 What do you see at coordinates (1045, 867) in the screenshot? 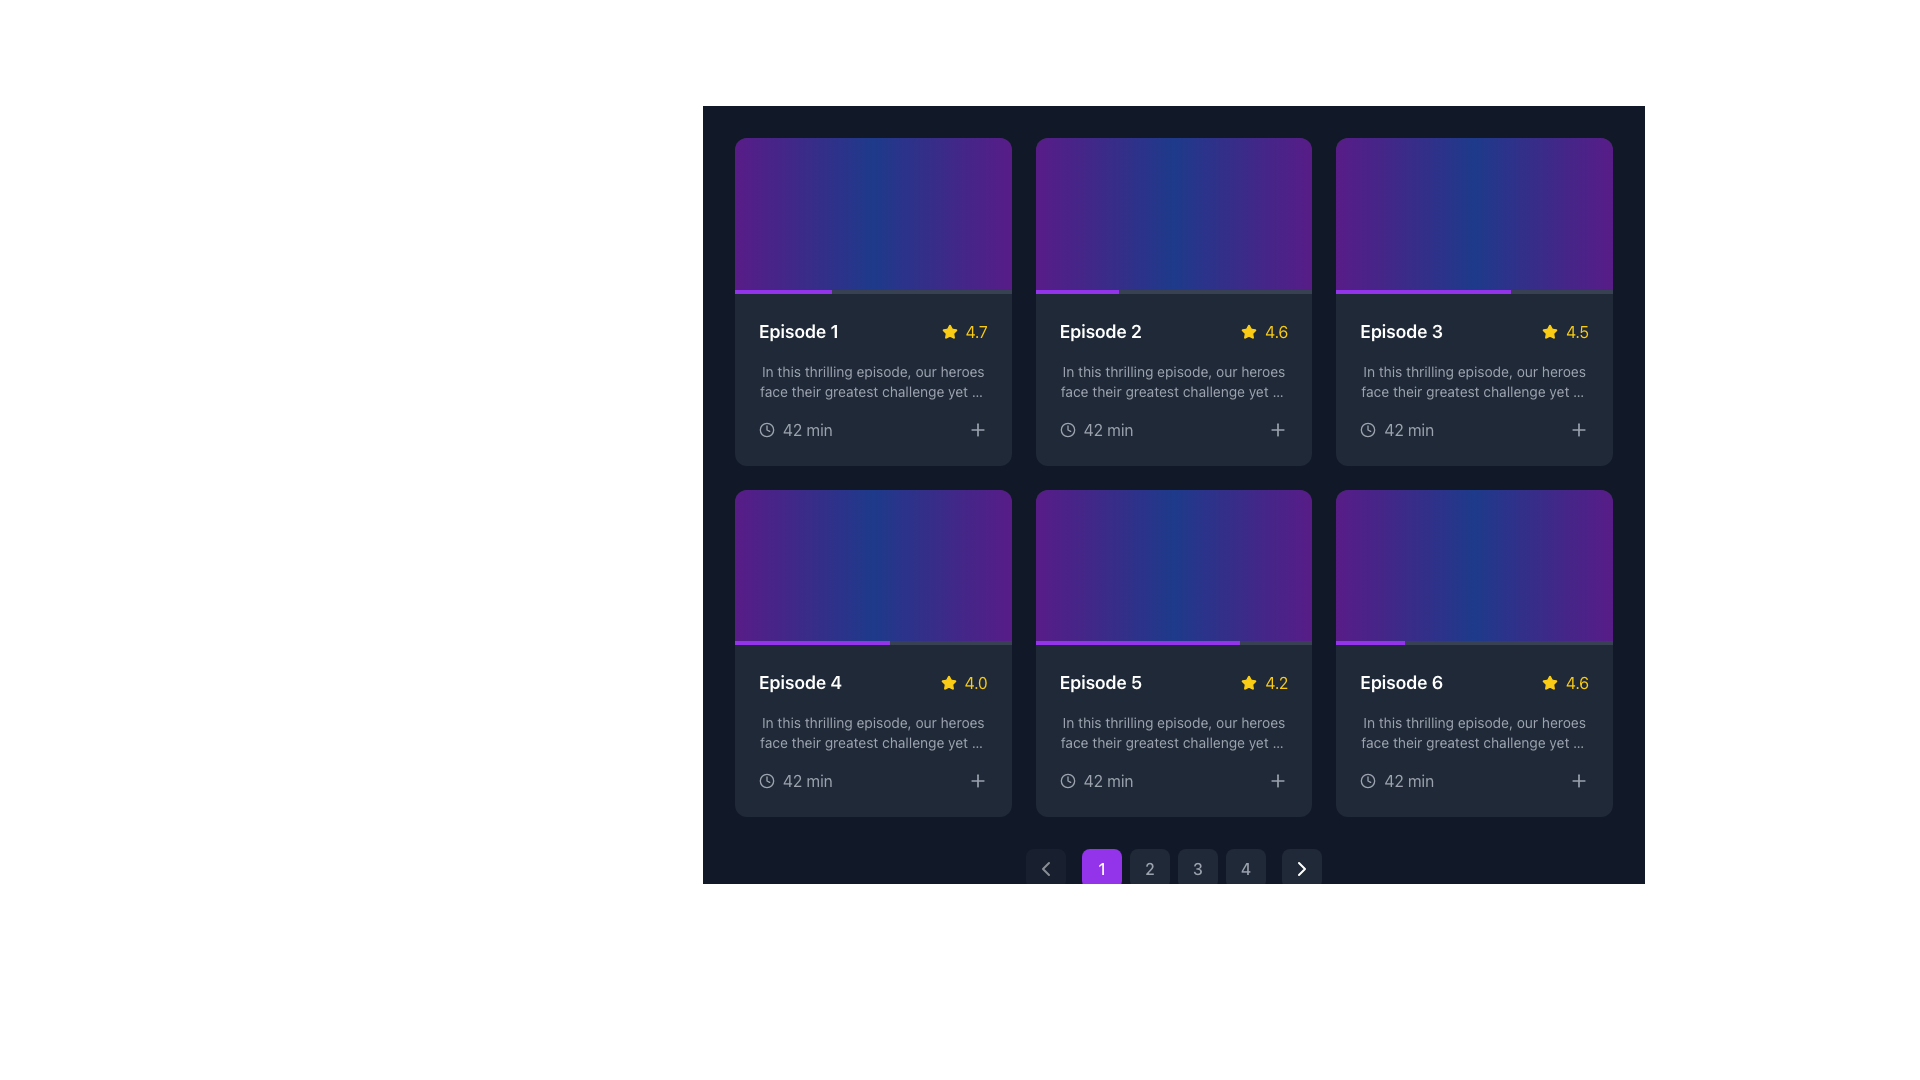
I see `the left-facing chevron icon within the navigation button located at the bottom left of the interface` at bounding box center [1045, 867].